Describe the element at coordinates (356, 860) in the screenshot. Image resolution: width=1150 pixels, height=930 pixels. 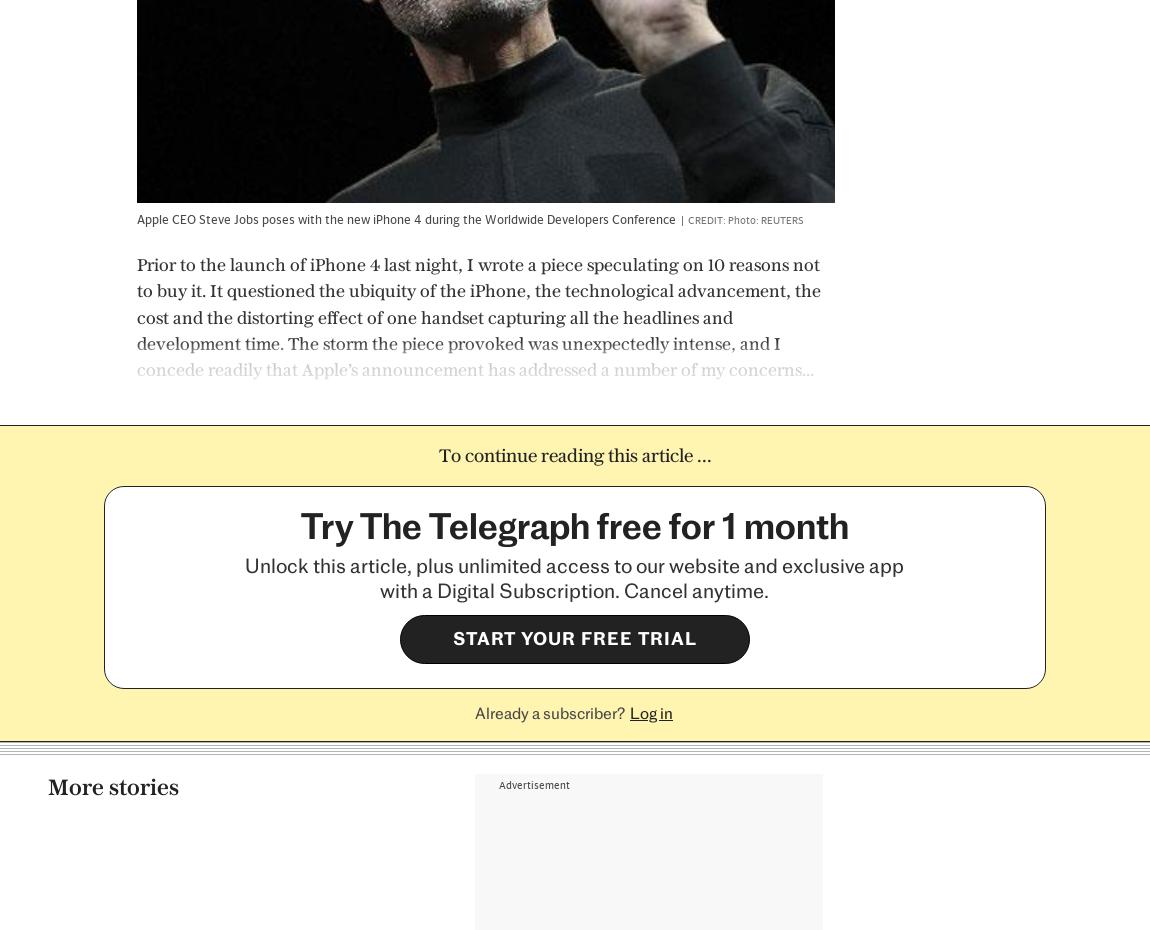
I see `'About us'` at that location.